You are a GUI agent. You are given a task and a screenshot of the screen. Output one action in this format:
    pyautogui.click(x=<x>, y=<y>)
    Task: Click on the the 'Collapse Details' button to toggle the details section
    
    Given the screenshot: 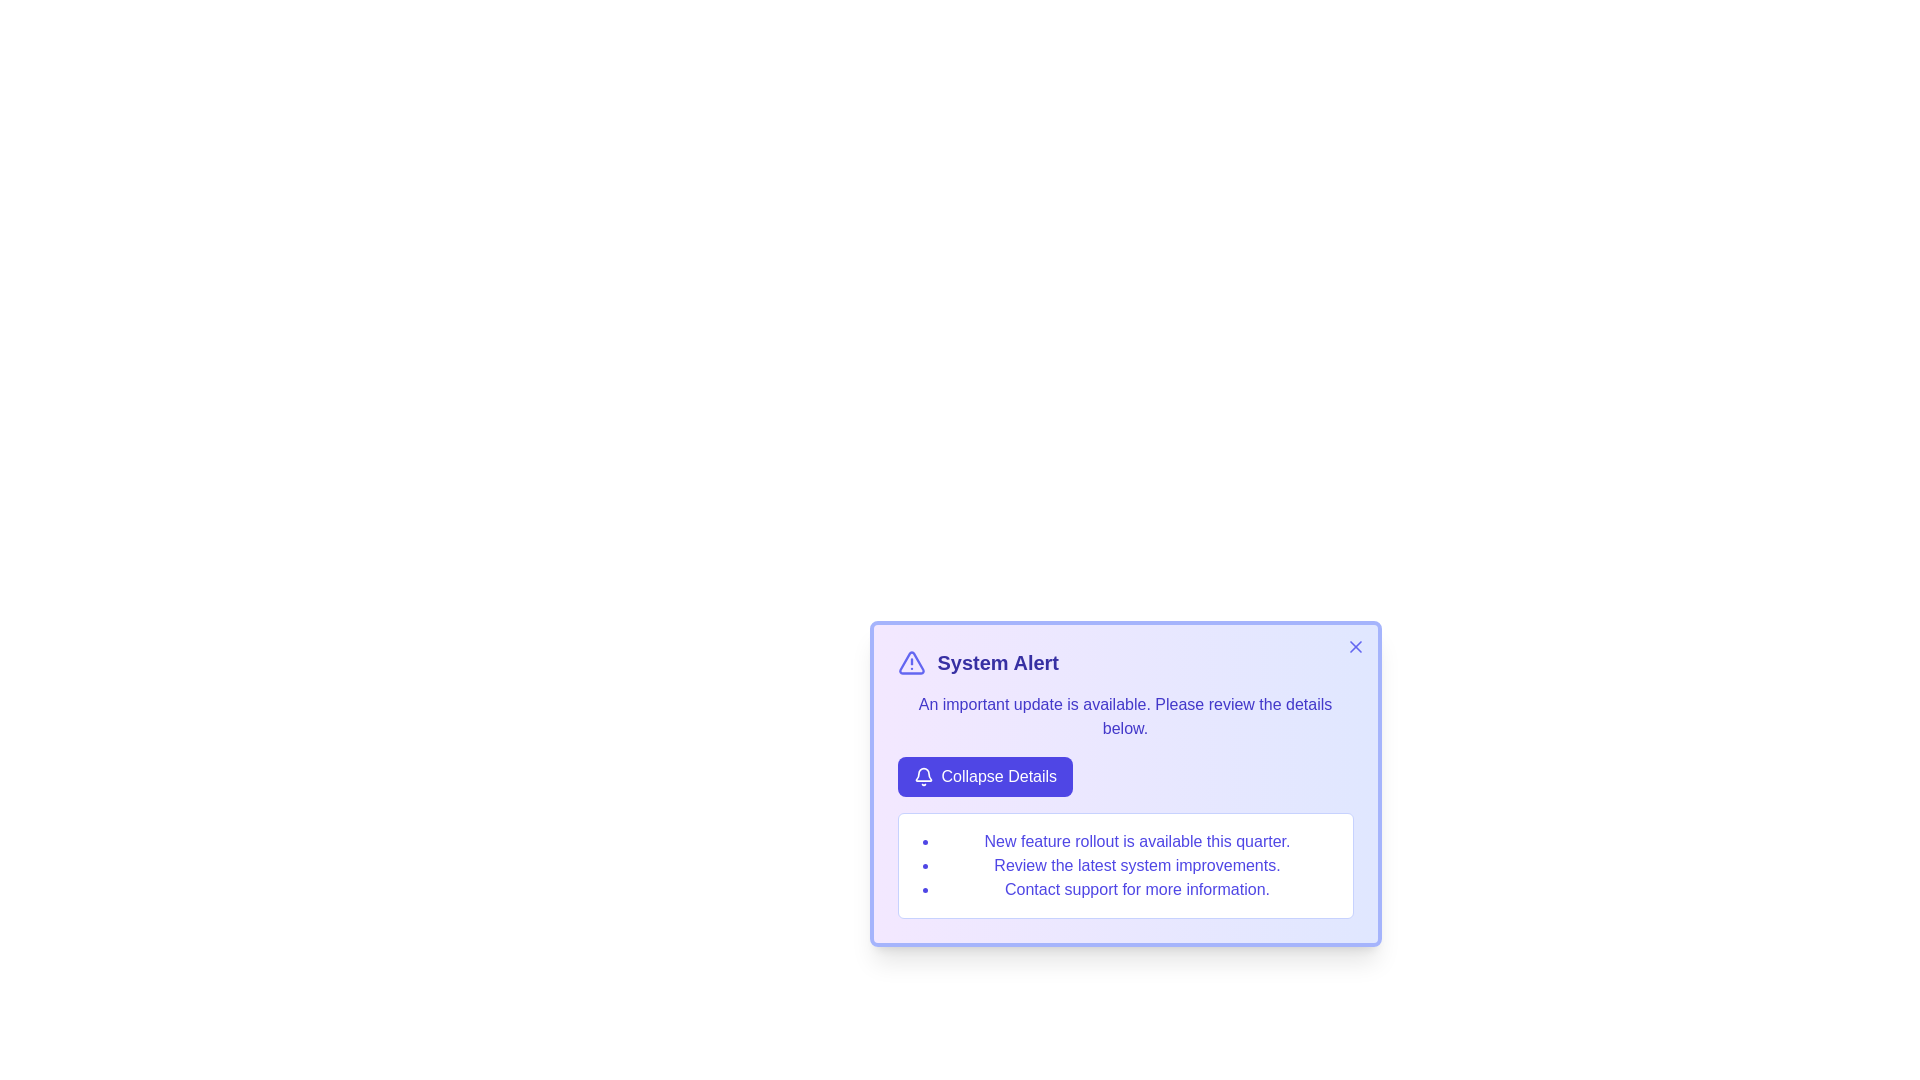 What is the action you would take?
    pyautogui.click(x=984, y=775)
    